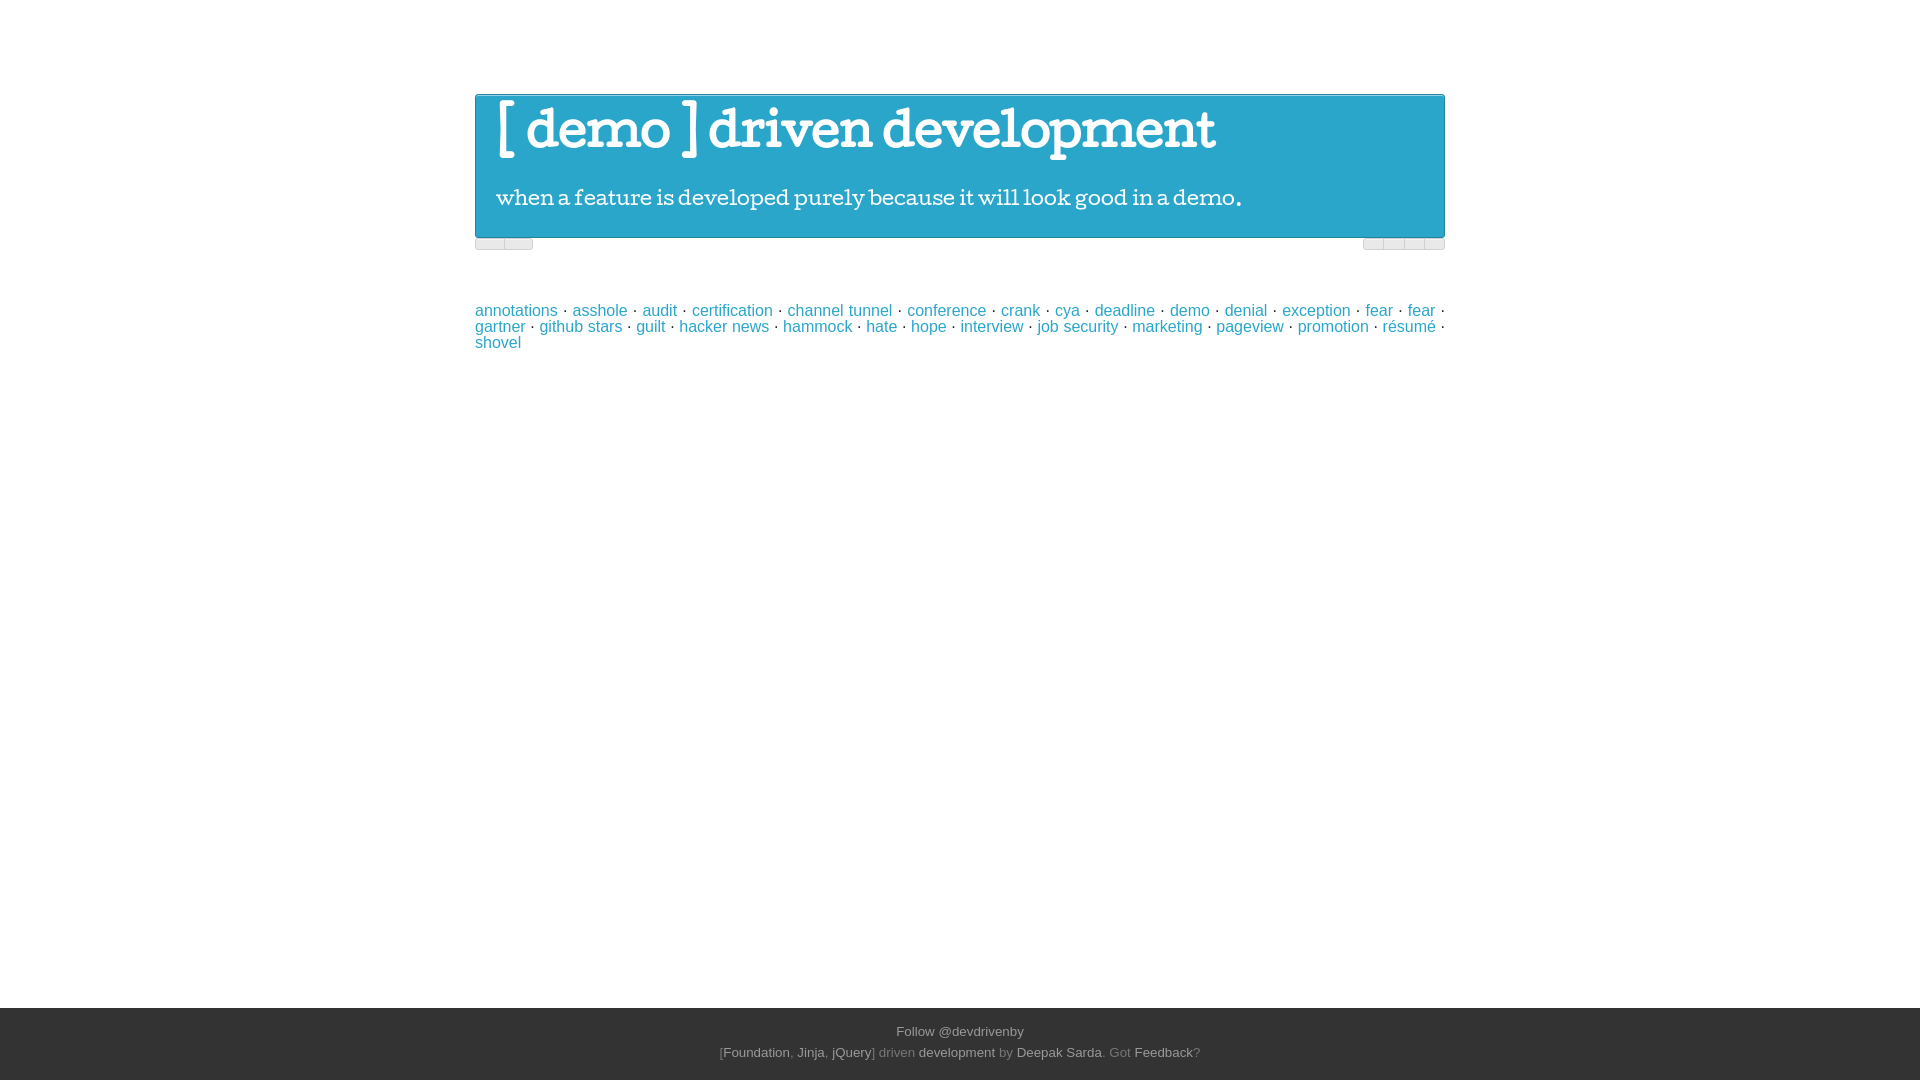 This screenshot has width=1920, height=1080. Describe the element at coordinates (474, 341) in the screenshot. I see `'shovel'` at that location.